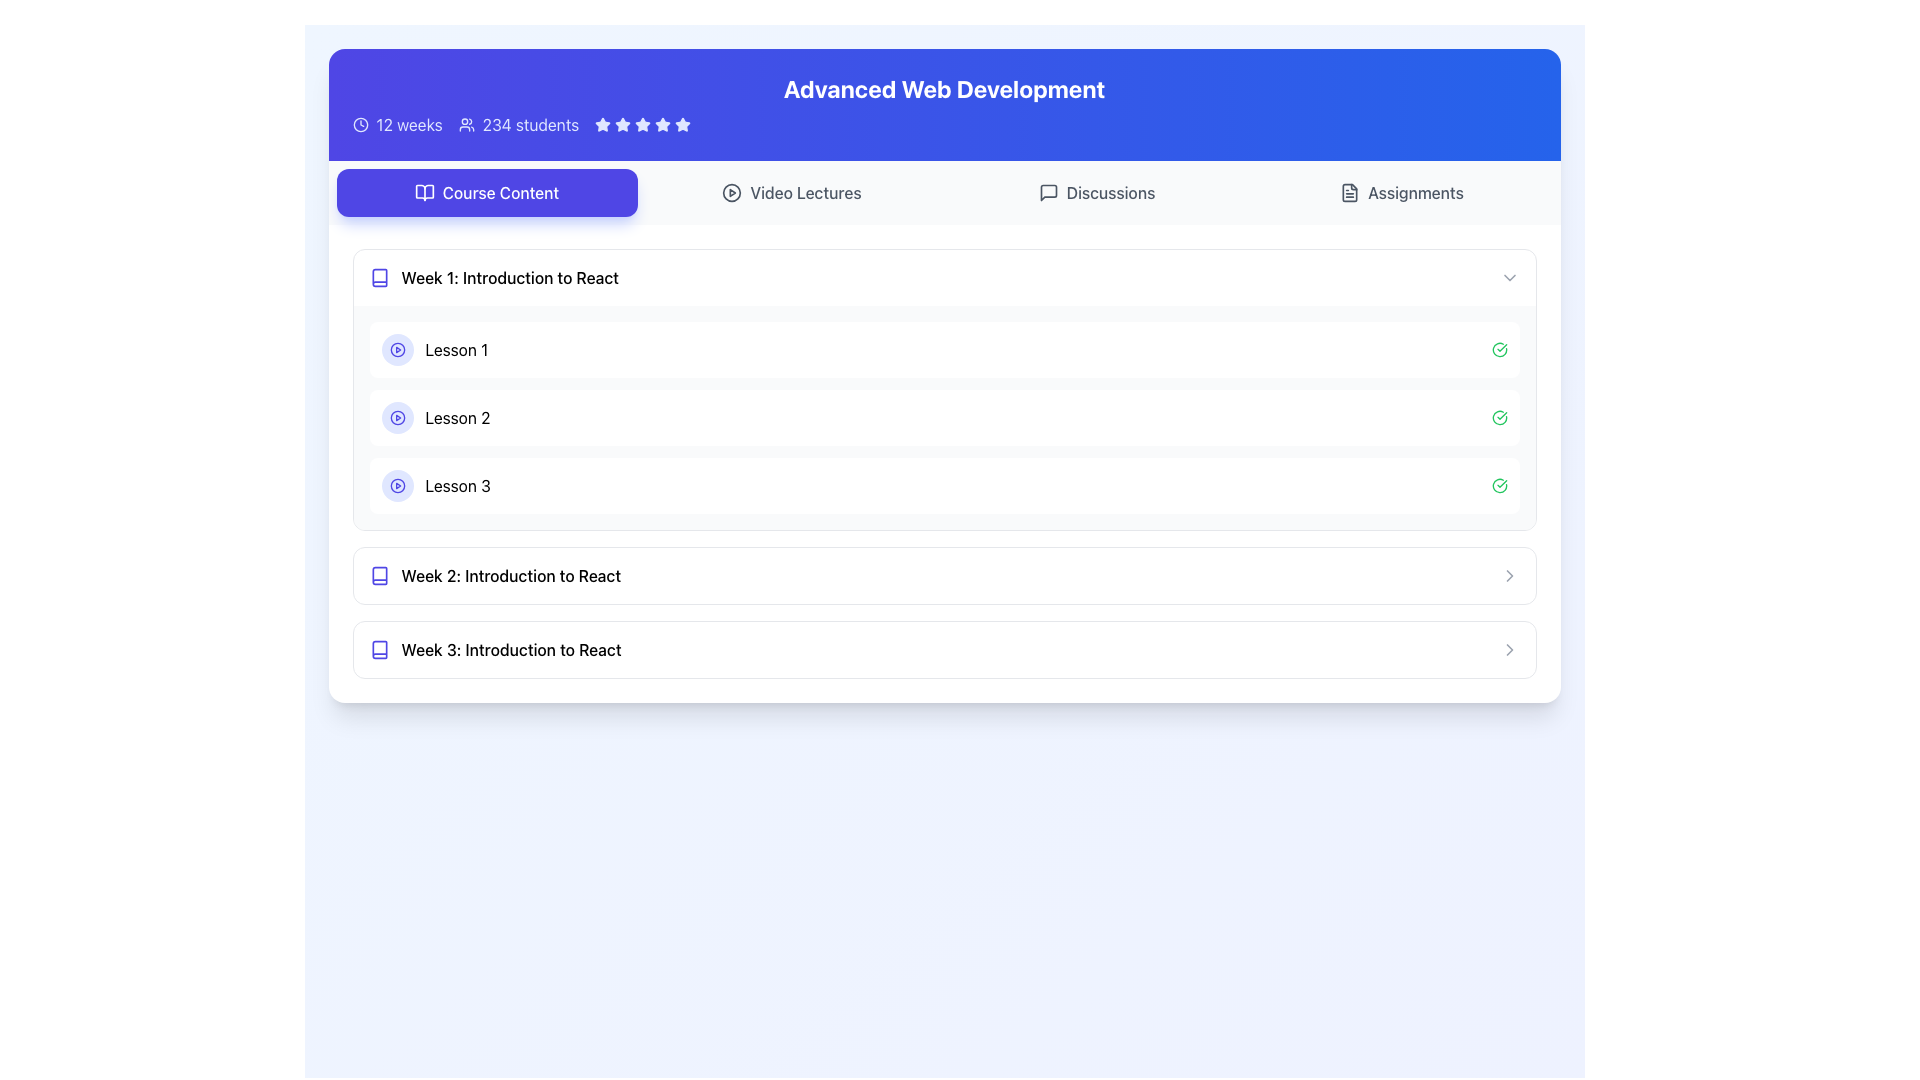 This screenshot has width=1920, height=1080. Describe the element at coordinates (791, 192) in the screenshot. I see `the 'Video Lectures' button, which is a rounded rectangle containing a play icon and the text 'Video Lectures'` at that location.